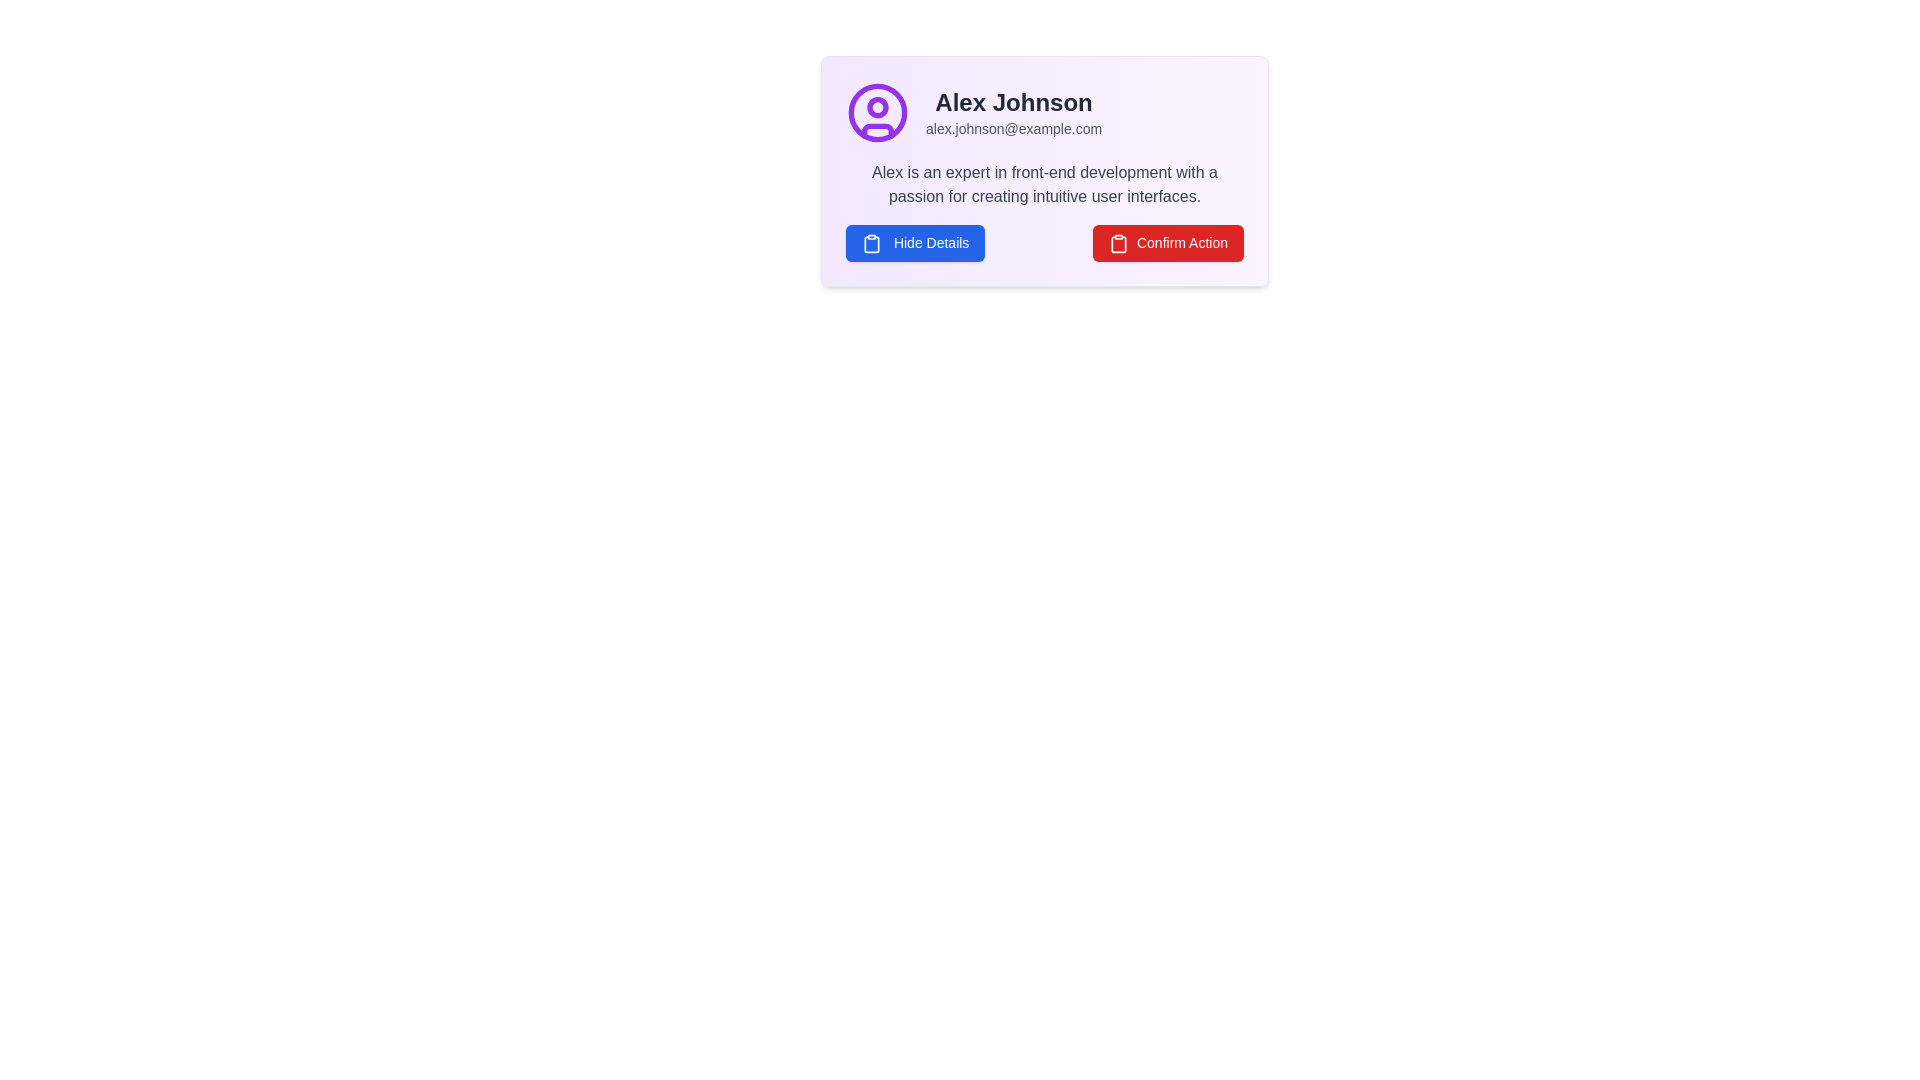 The height and width of the screenshot is (1080, 1920). What do you see at coordinates (872, 242) in the screenshot?
I see `the 'Hide Details' button located at the bottom-left of the card interface, which includes a graphical icon to its left` at bounding box center [872, 242].